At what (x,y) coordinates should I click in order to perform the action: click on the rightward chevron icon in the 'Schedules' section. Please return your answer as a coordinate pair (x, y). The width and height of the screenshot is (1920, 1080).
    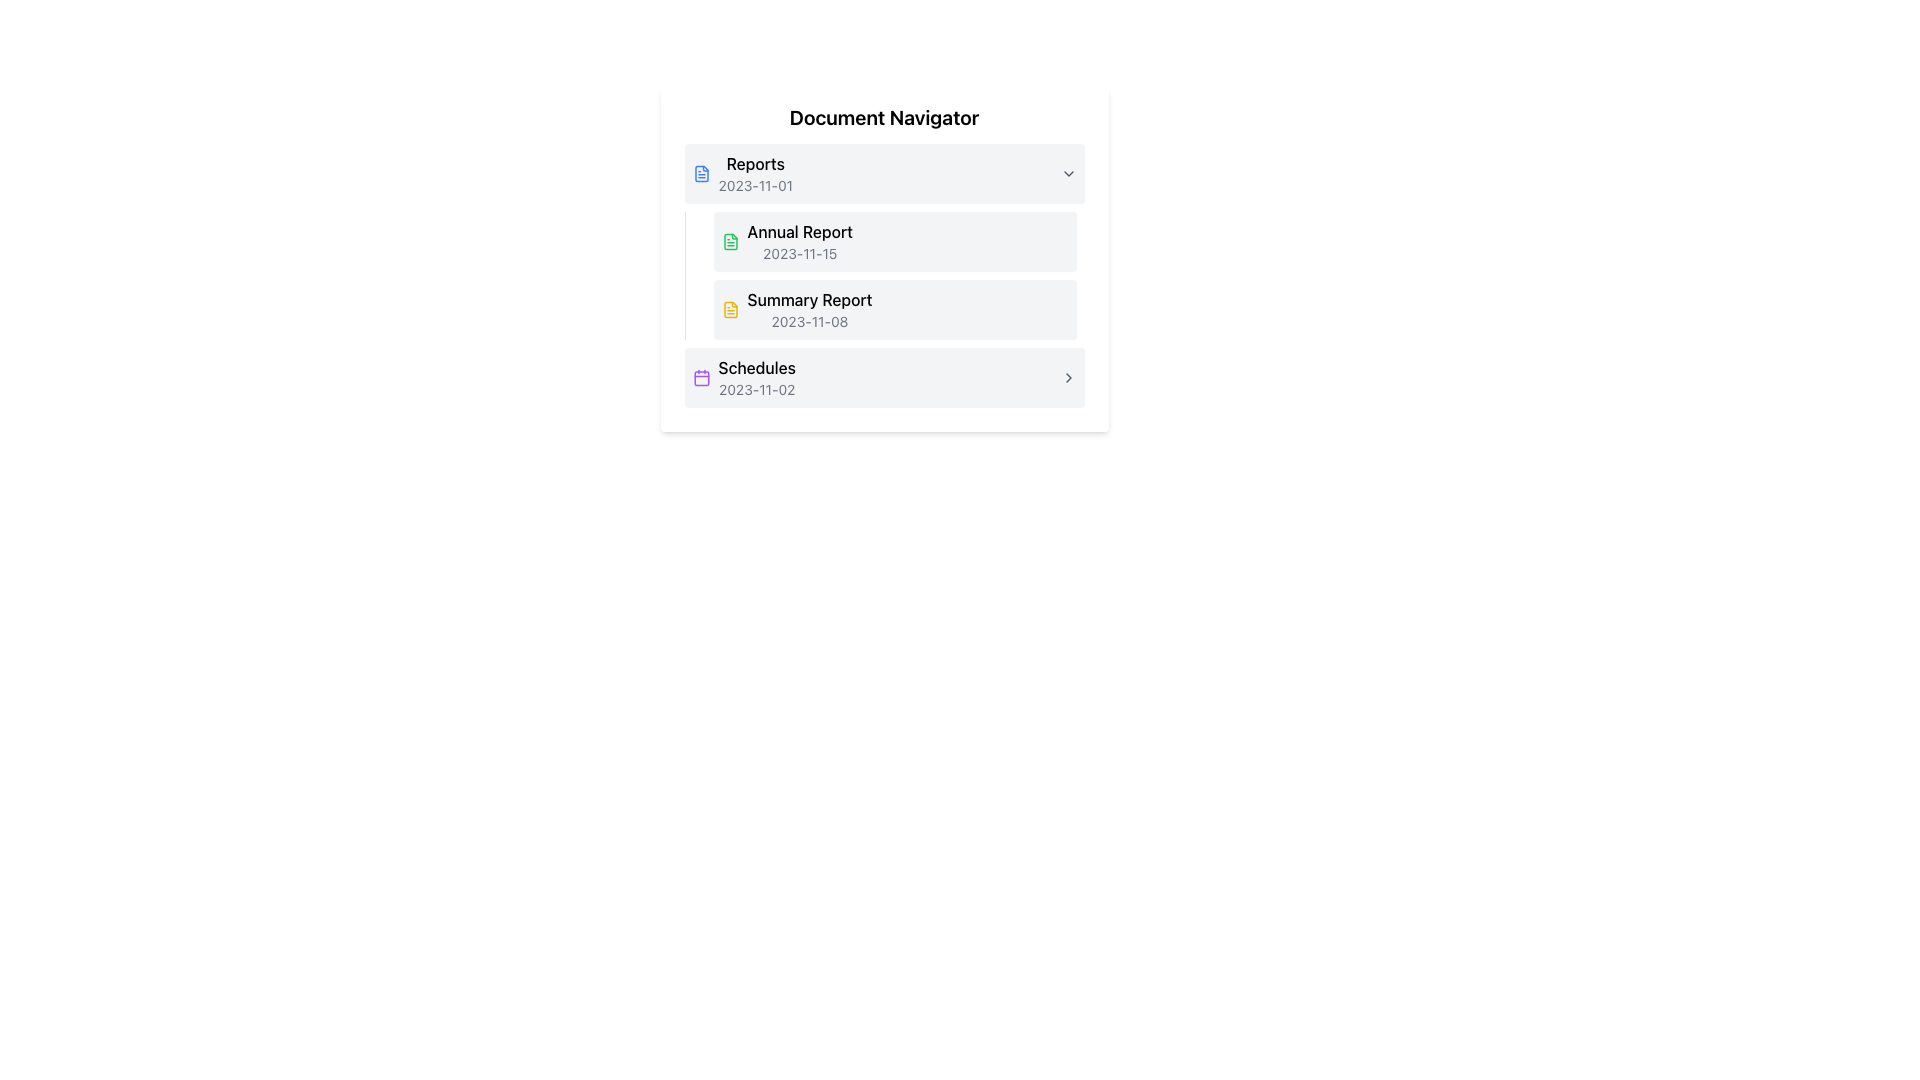
    Looking at the image, I should click on (1067, 378).